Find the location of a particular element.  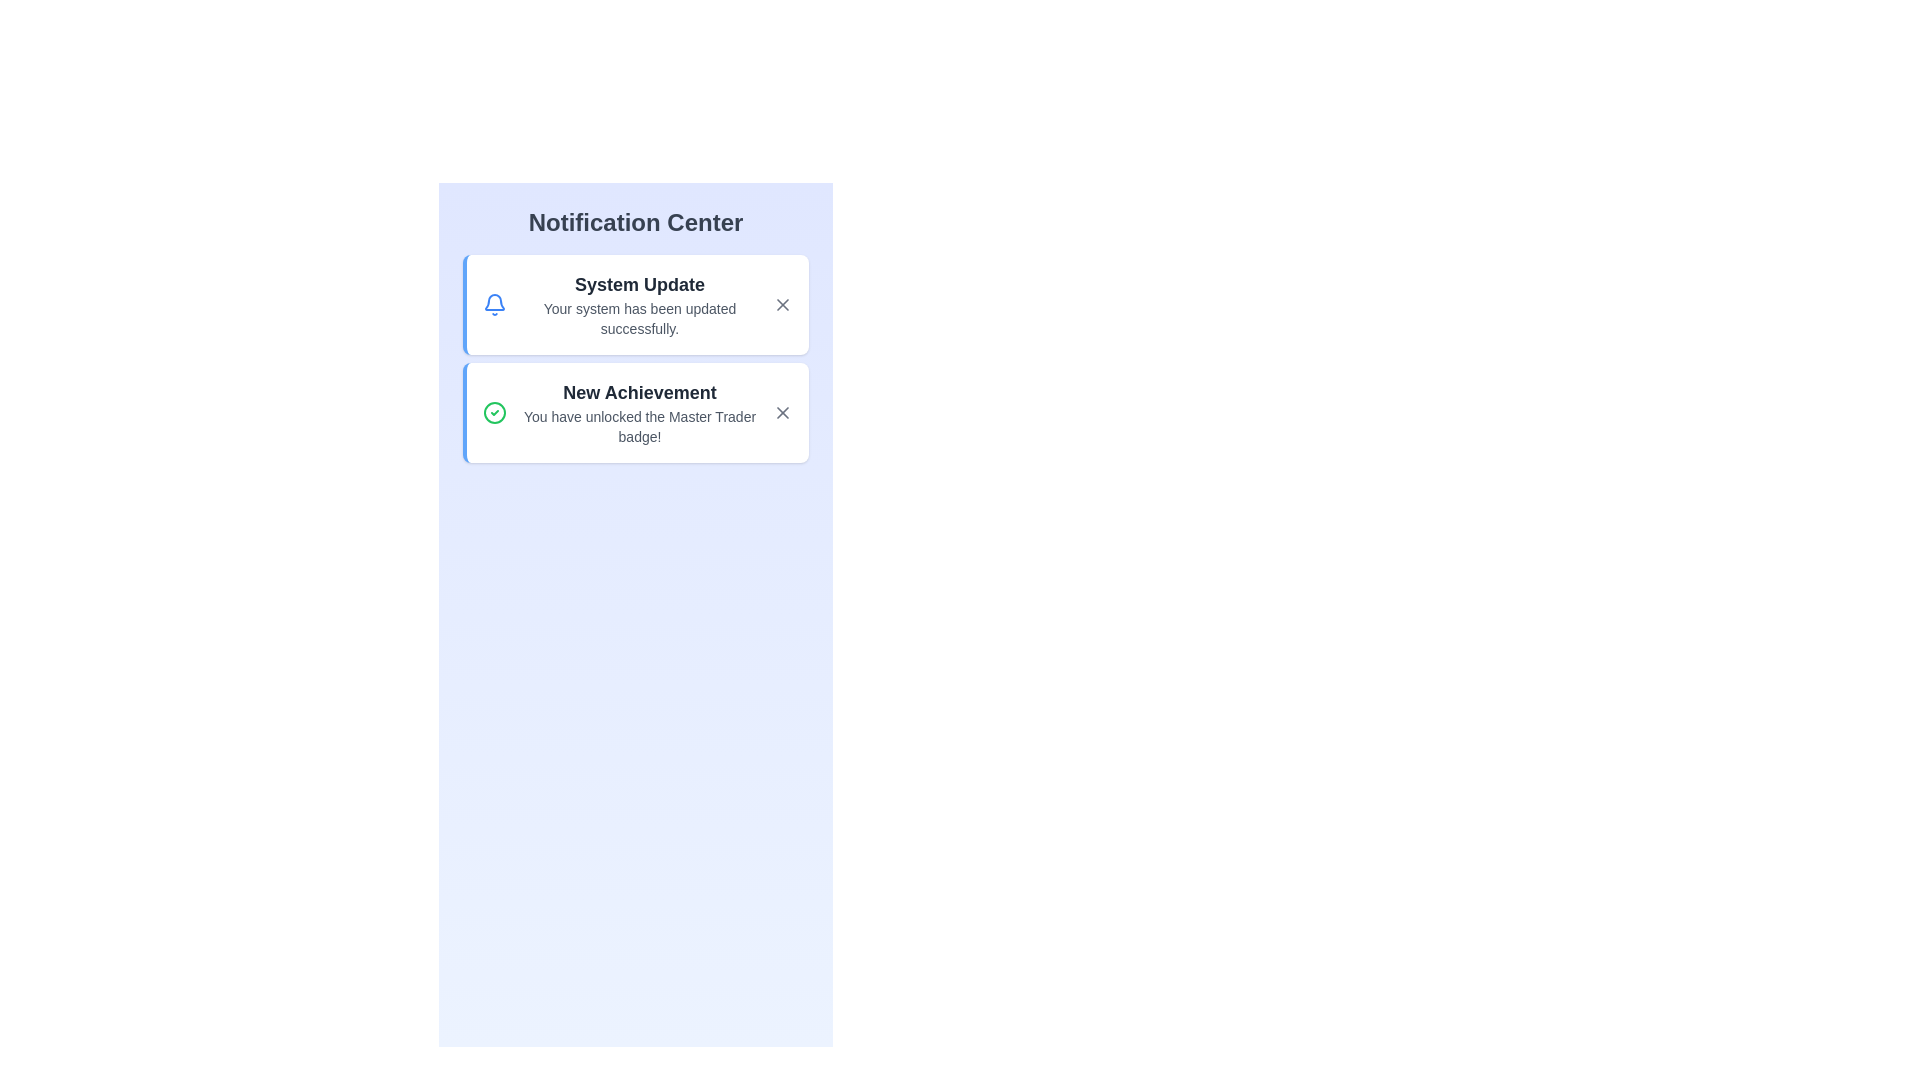

the achievement icon located within the 'New Achievement' notification card, positioned to the left of the title text is located at coordinates (494, 411).